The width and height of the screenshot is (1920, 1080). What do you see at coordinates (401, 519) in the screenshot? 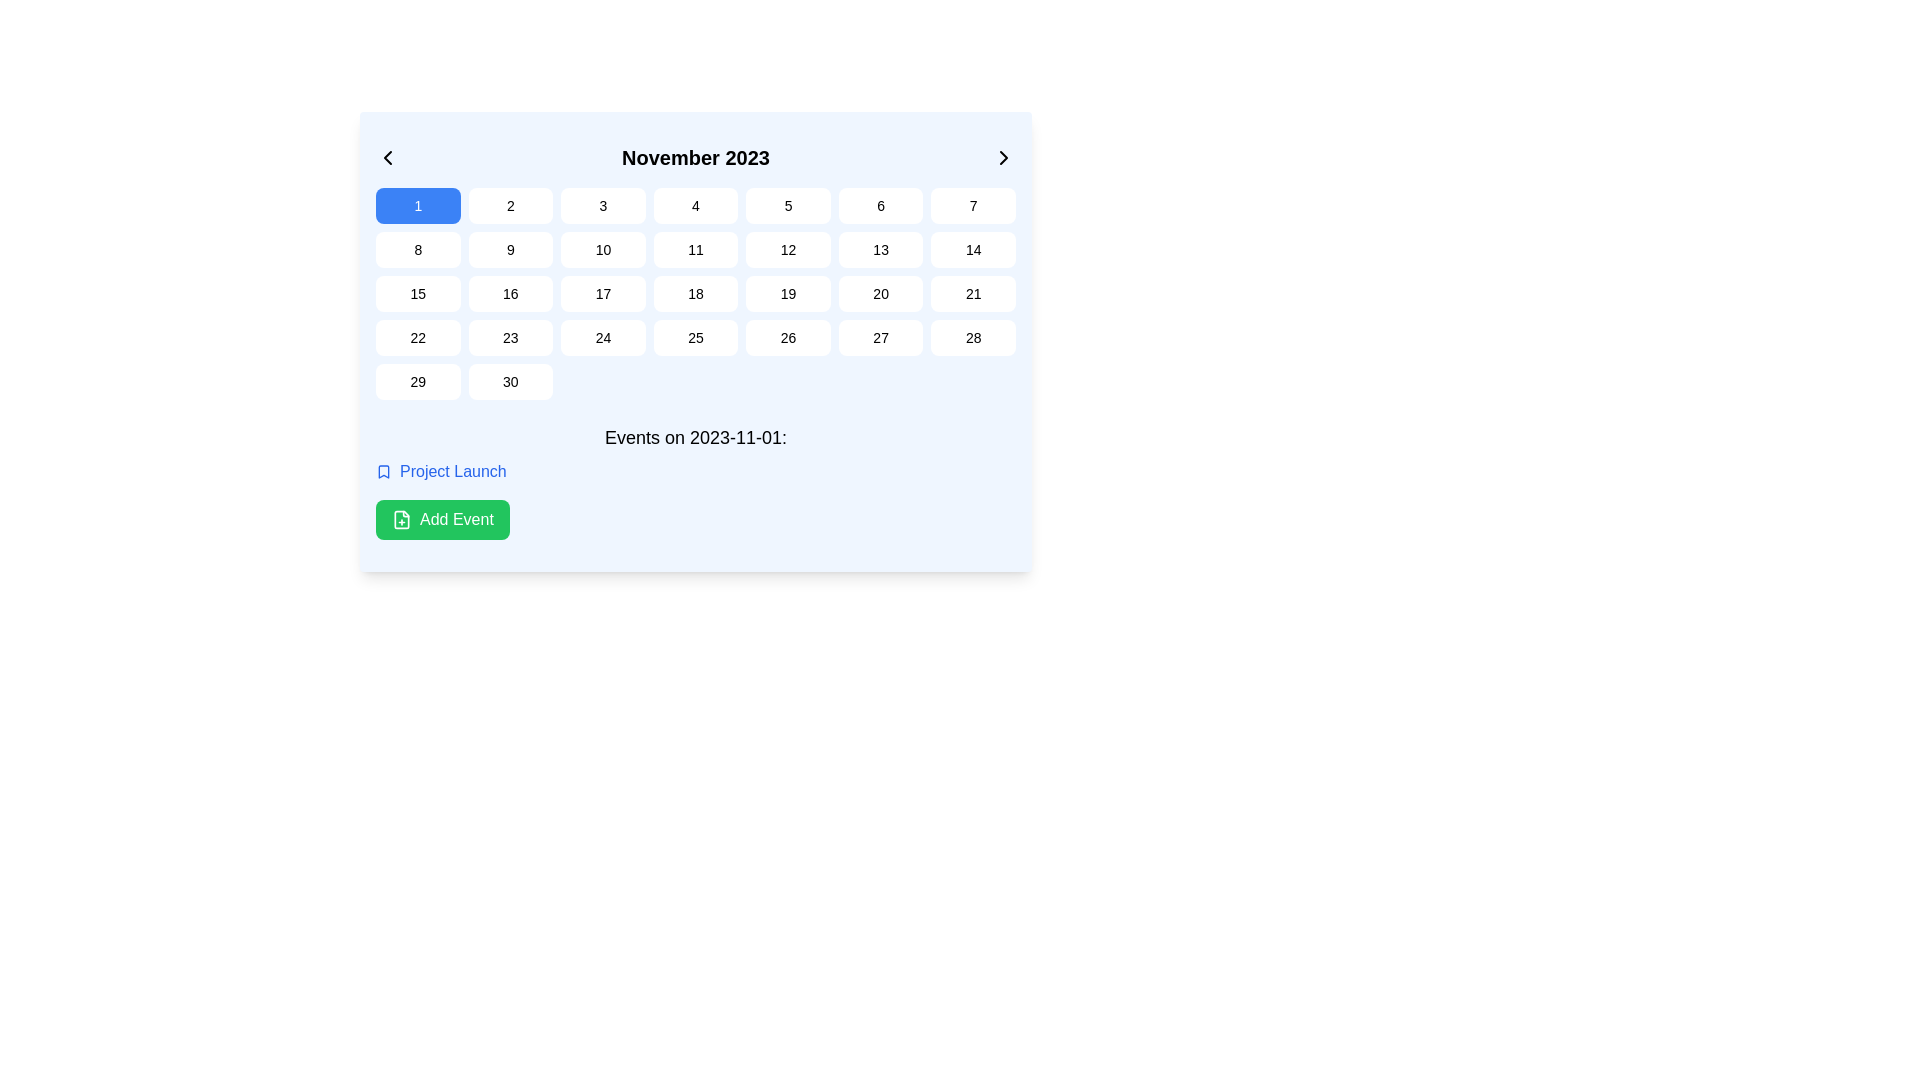
I see `the 'Add Event' icon on the green button located towards the bottom-left of the calendar interface` at bounding box center [401, 519].